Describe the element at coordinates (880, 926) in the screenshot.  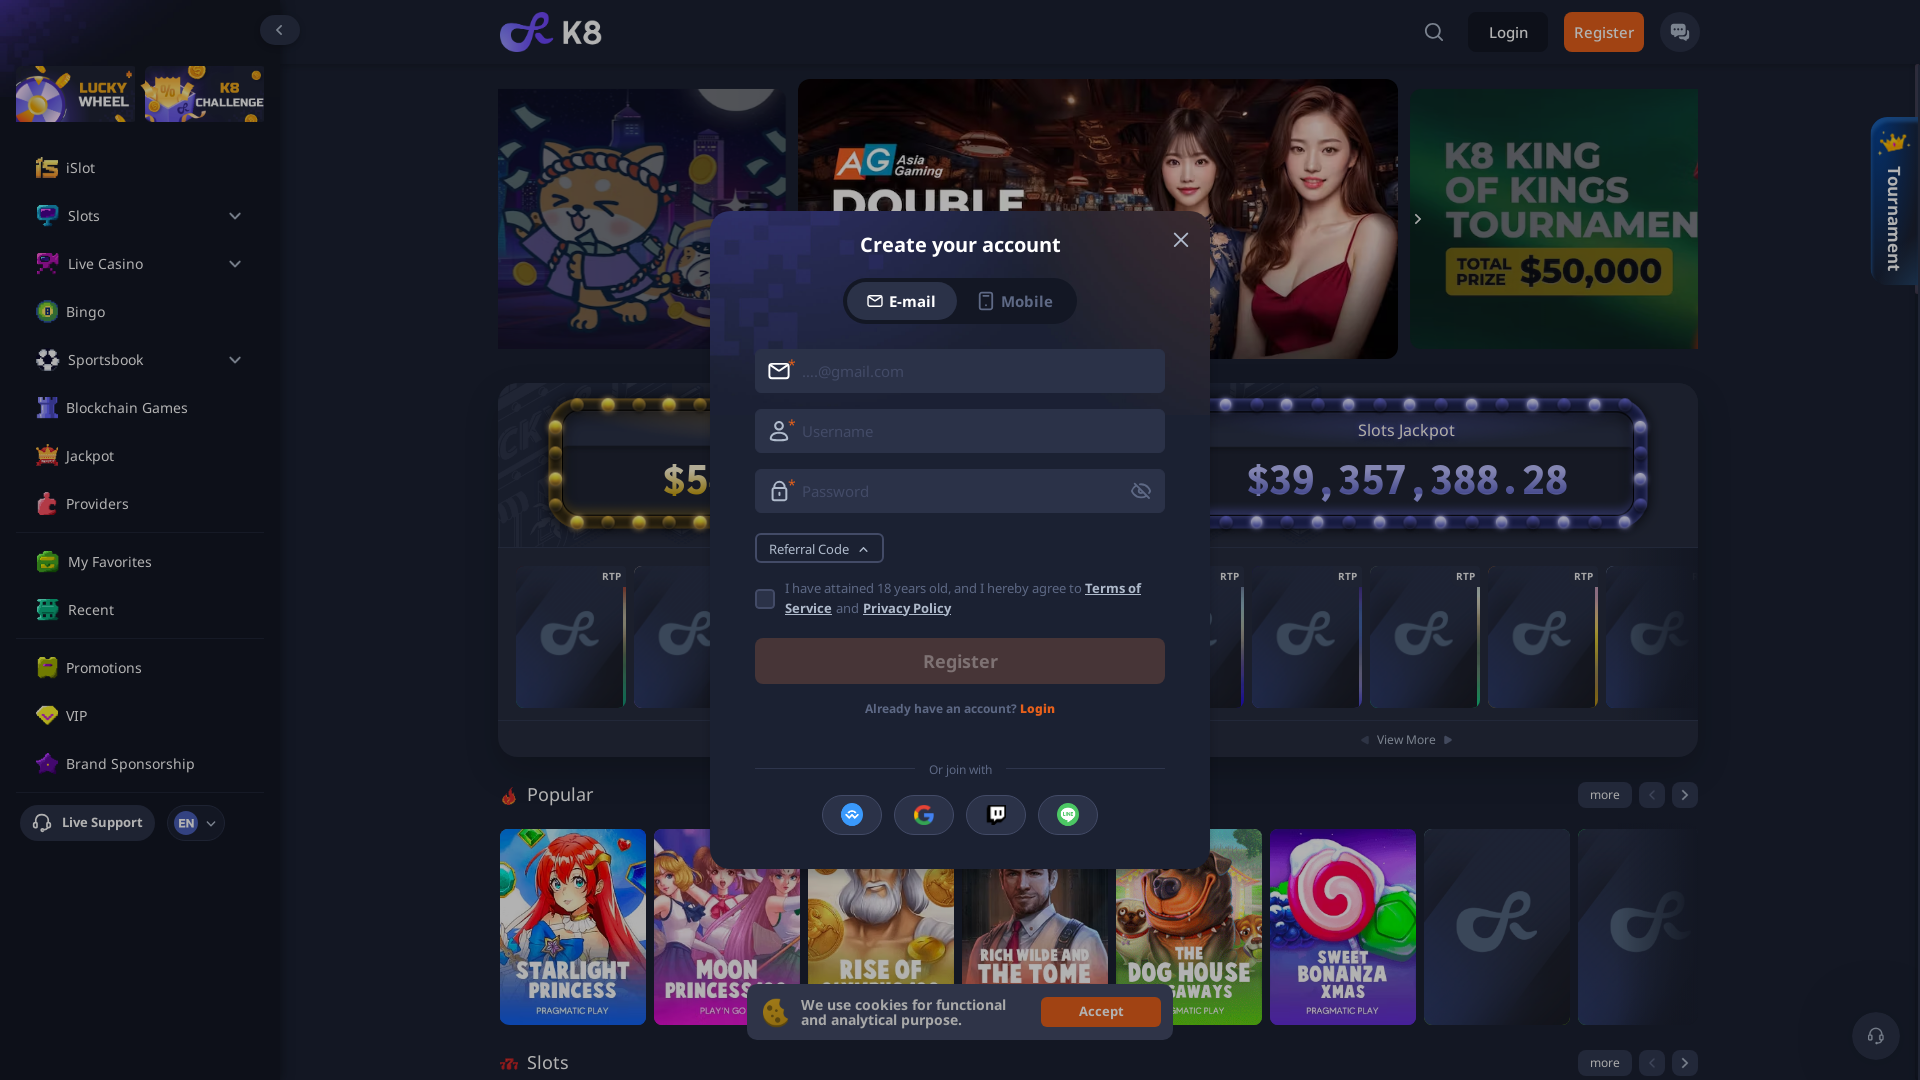
I see `'Rise of Olympus 100'` at that location.